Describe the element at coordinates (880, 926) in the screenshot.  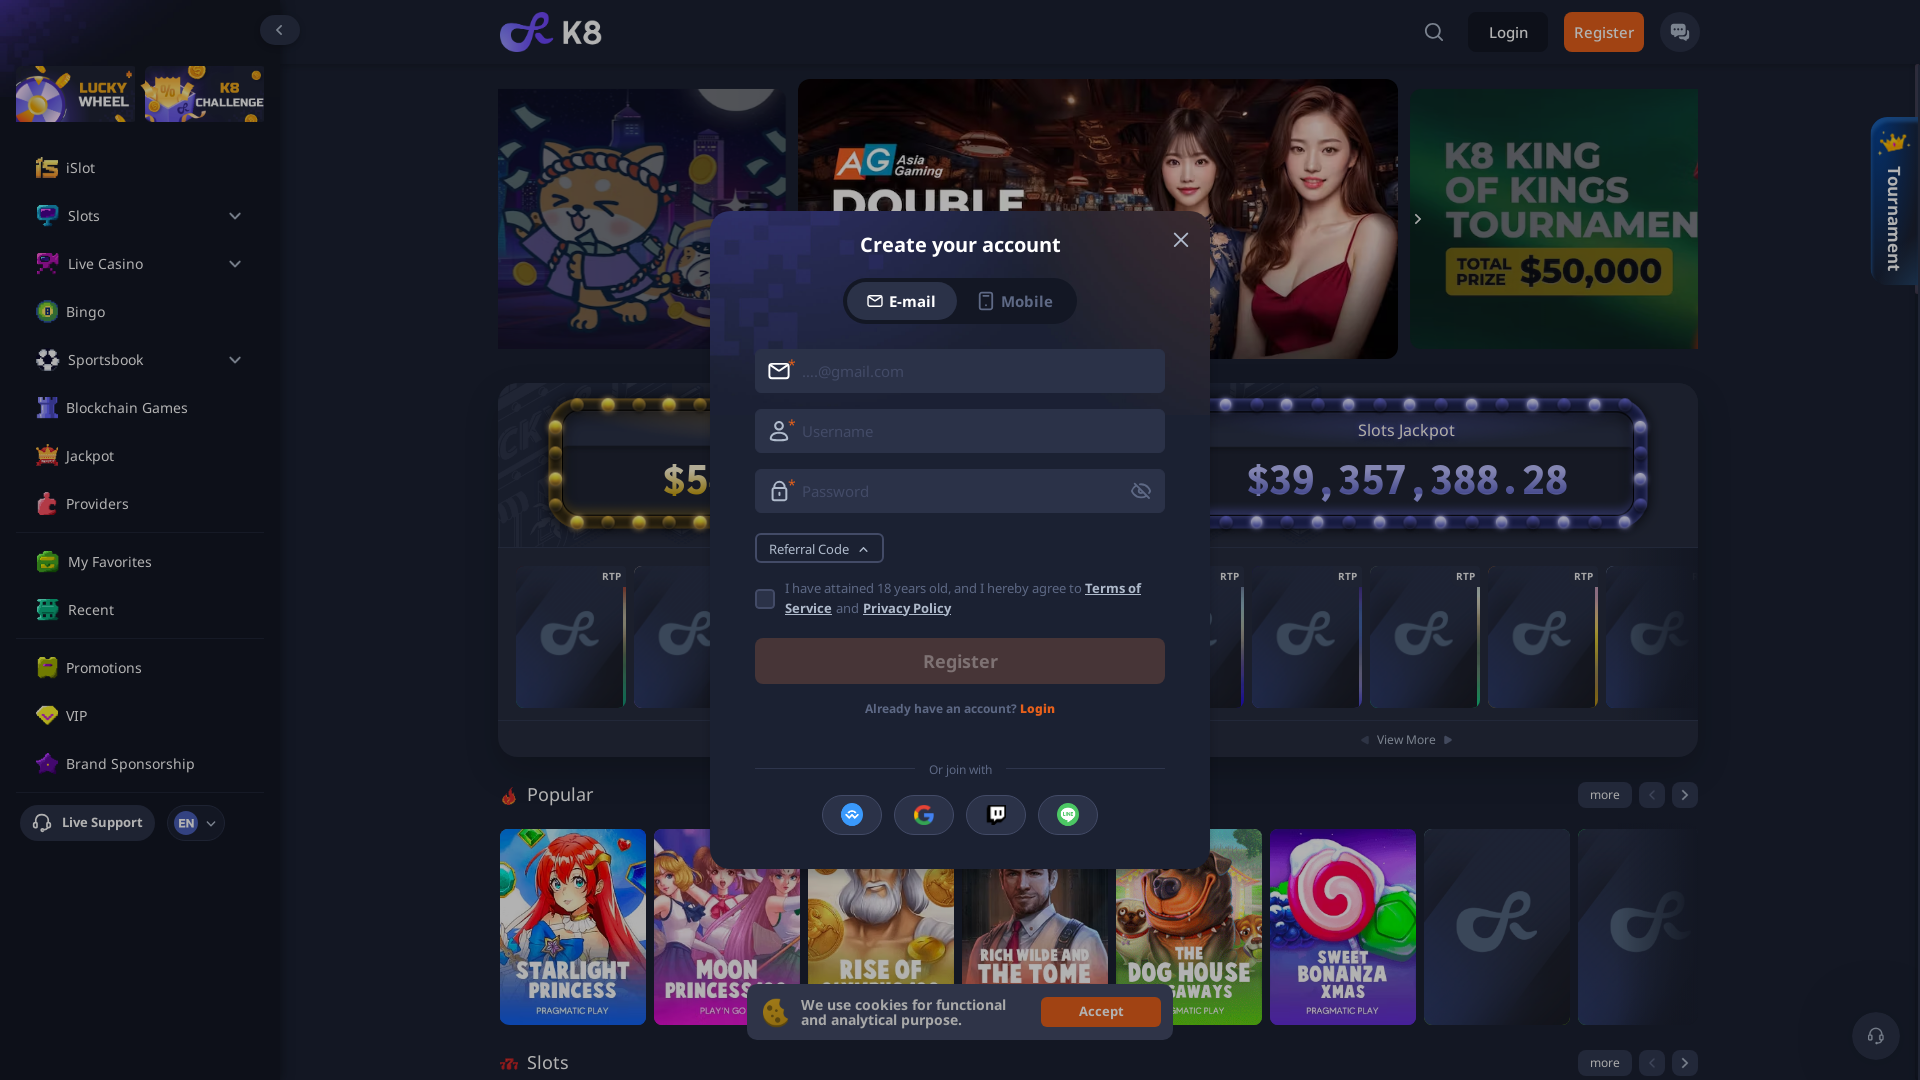
I see `'Rise of Olympus 100'` at that location.